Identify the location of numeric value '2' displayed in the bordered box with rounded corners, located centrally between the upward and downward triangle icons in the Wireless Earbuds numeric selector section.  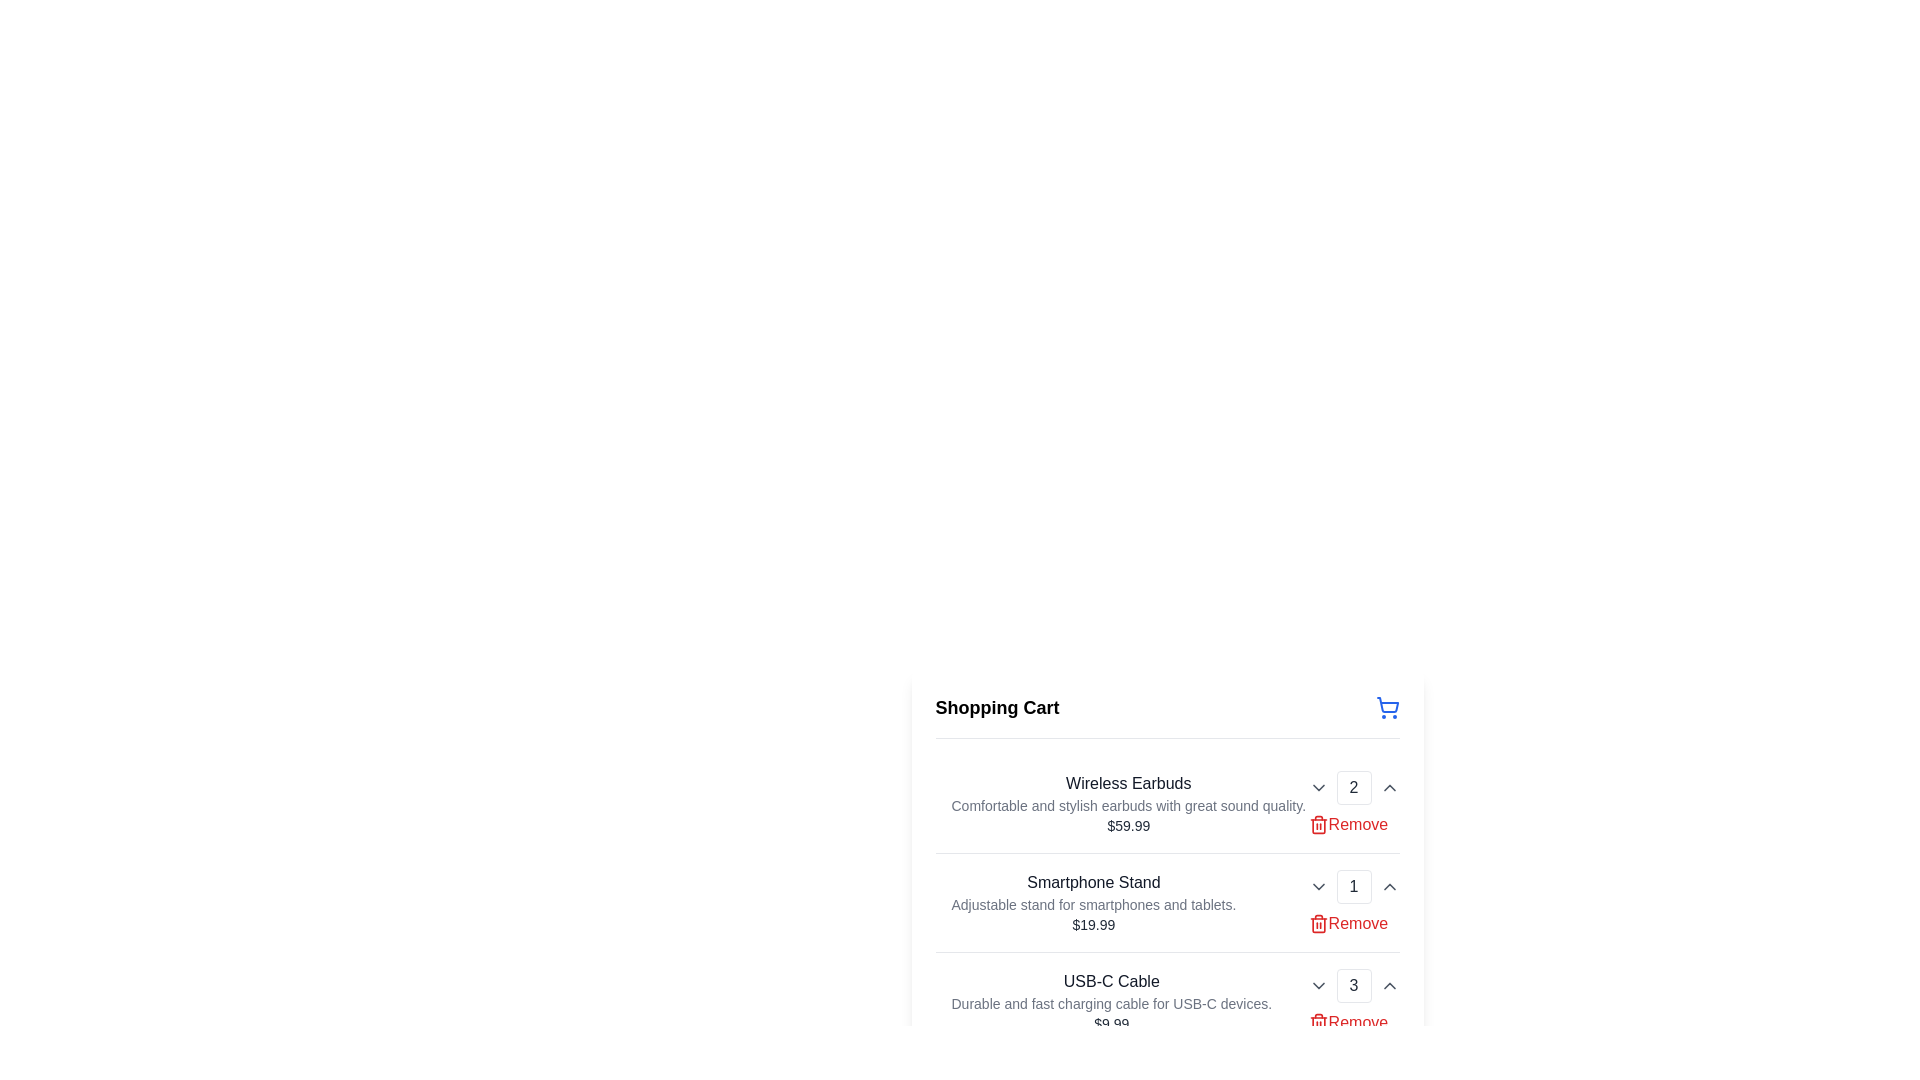
(1353, 786).